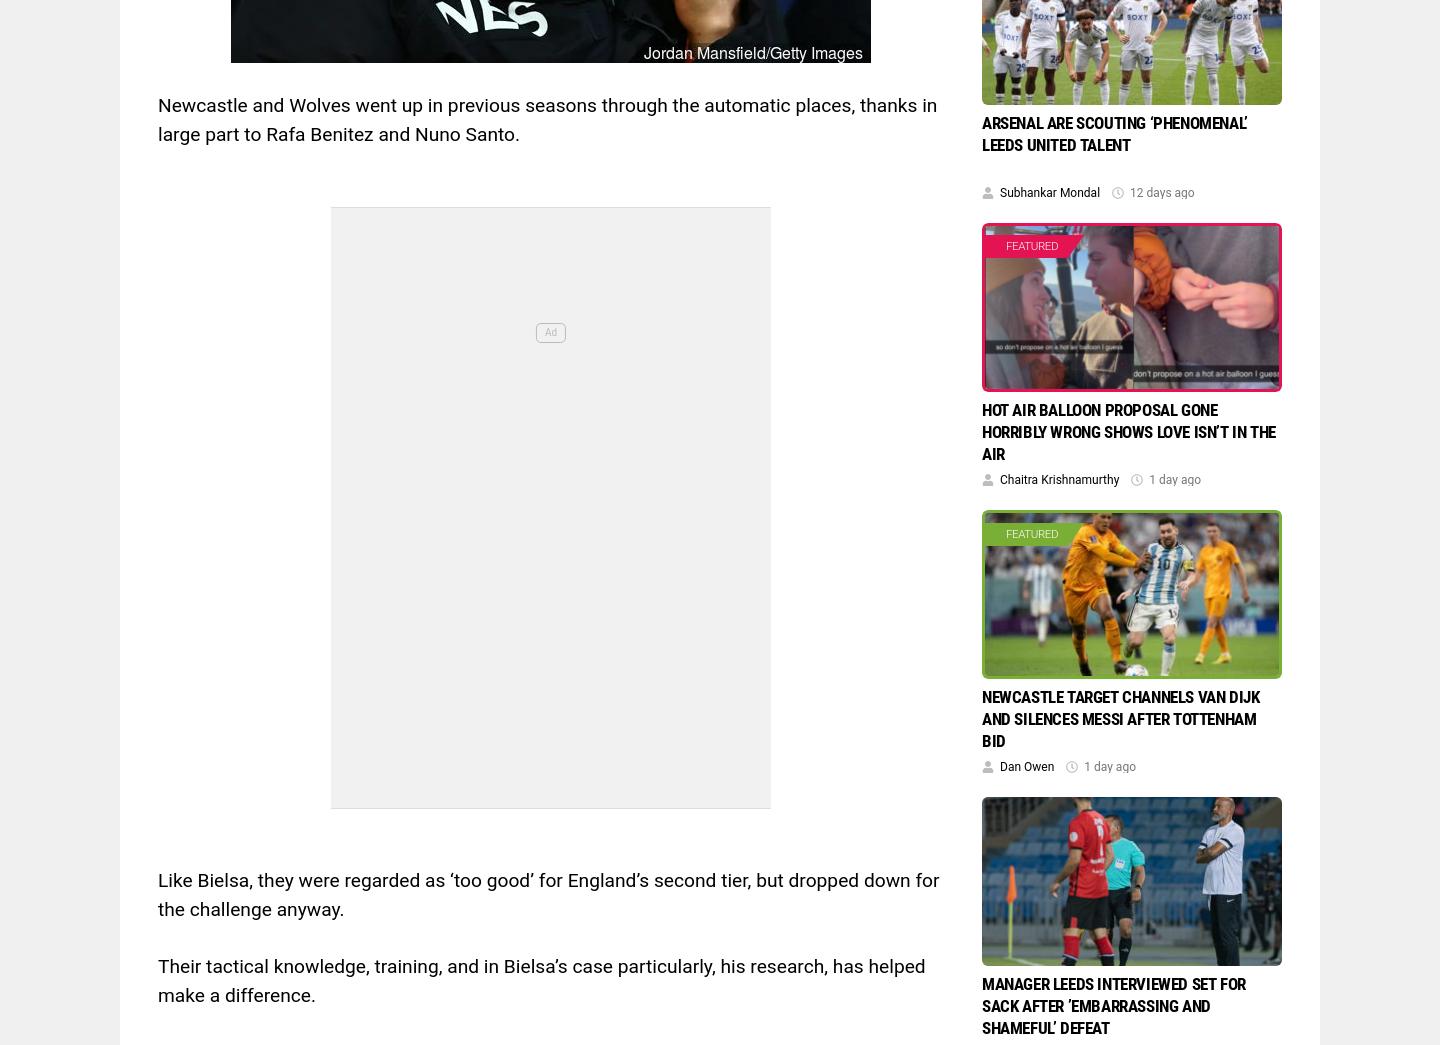  Describe the element at coordinates (1050, 191) in the screenshot. I see `'Subhankar Mondal'` at that location.